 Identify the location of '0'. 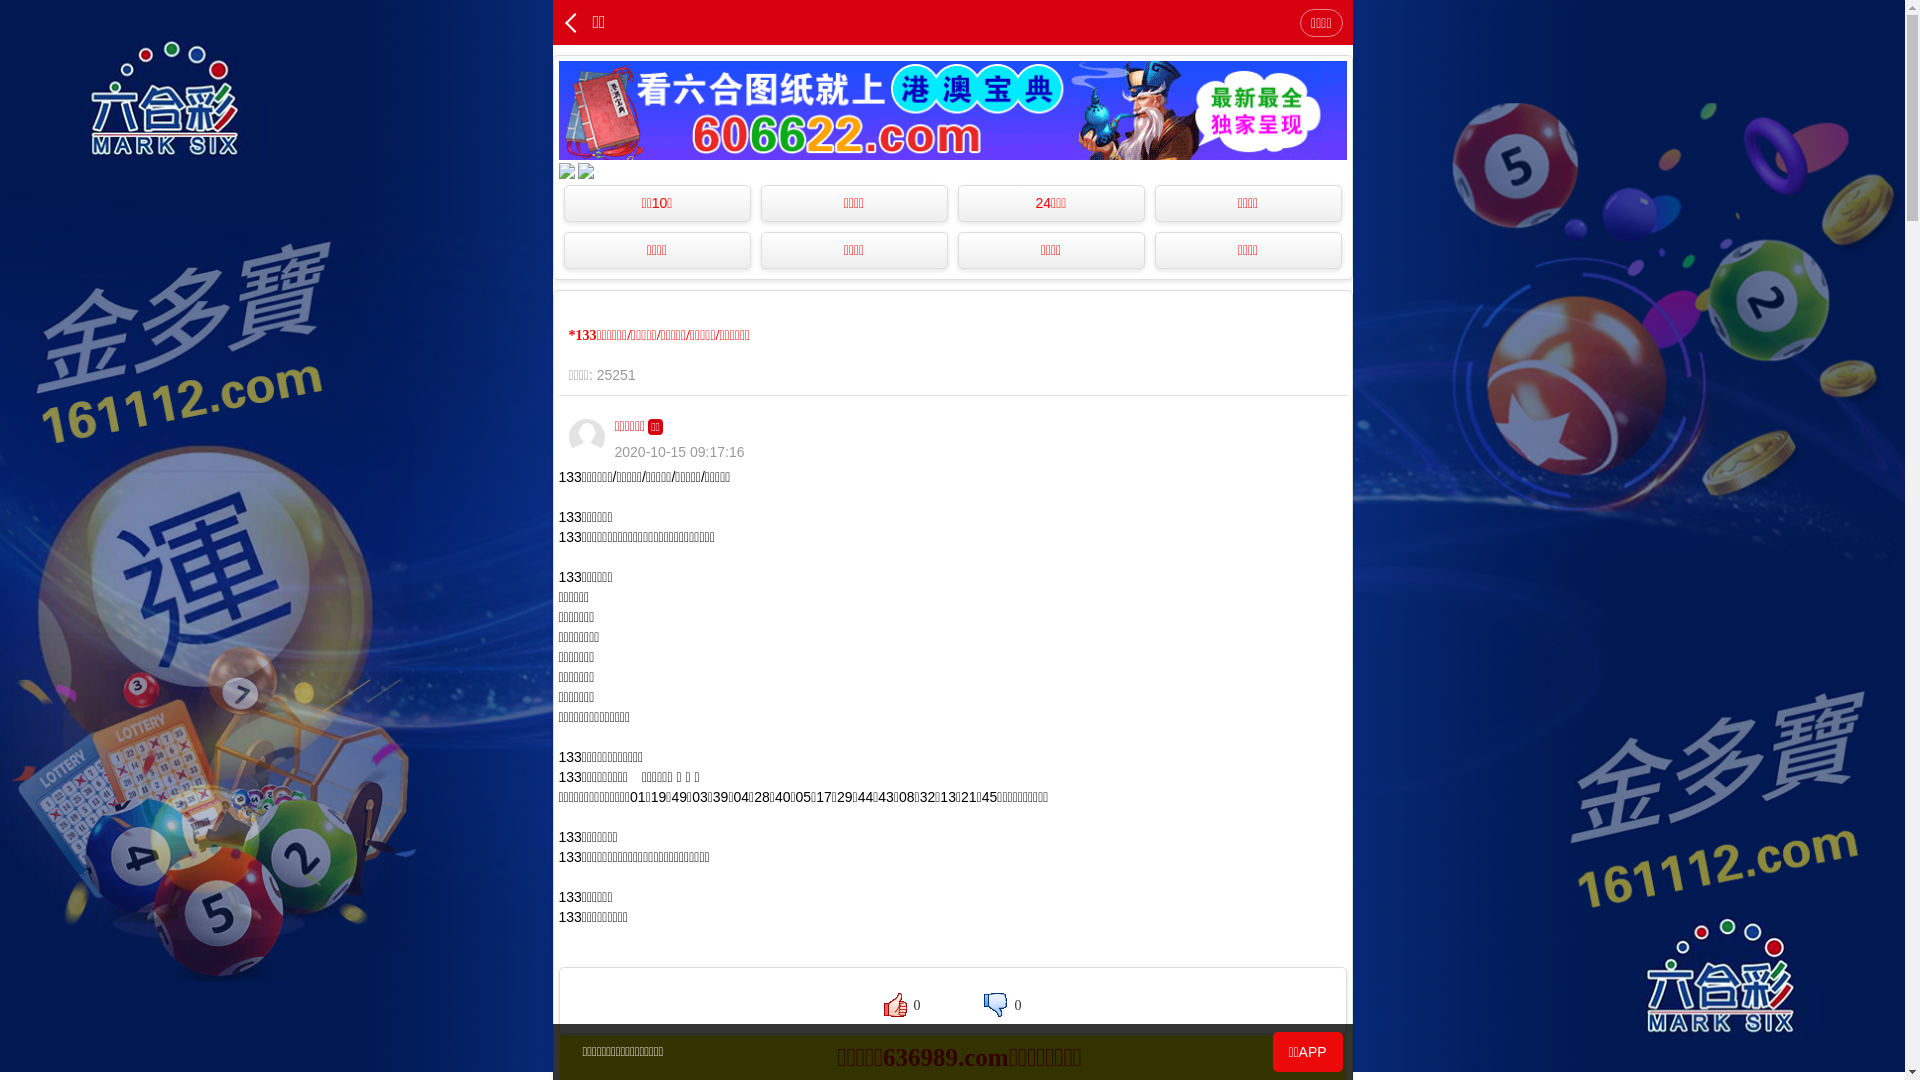
(901, 1005).